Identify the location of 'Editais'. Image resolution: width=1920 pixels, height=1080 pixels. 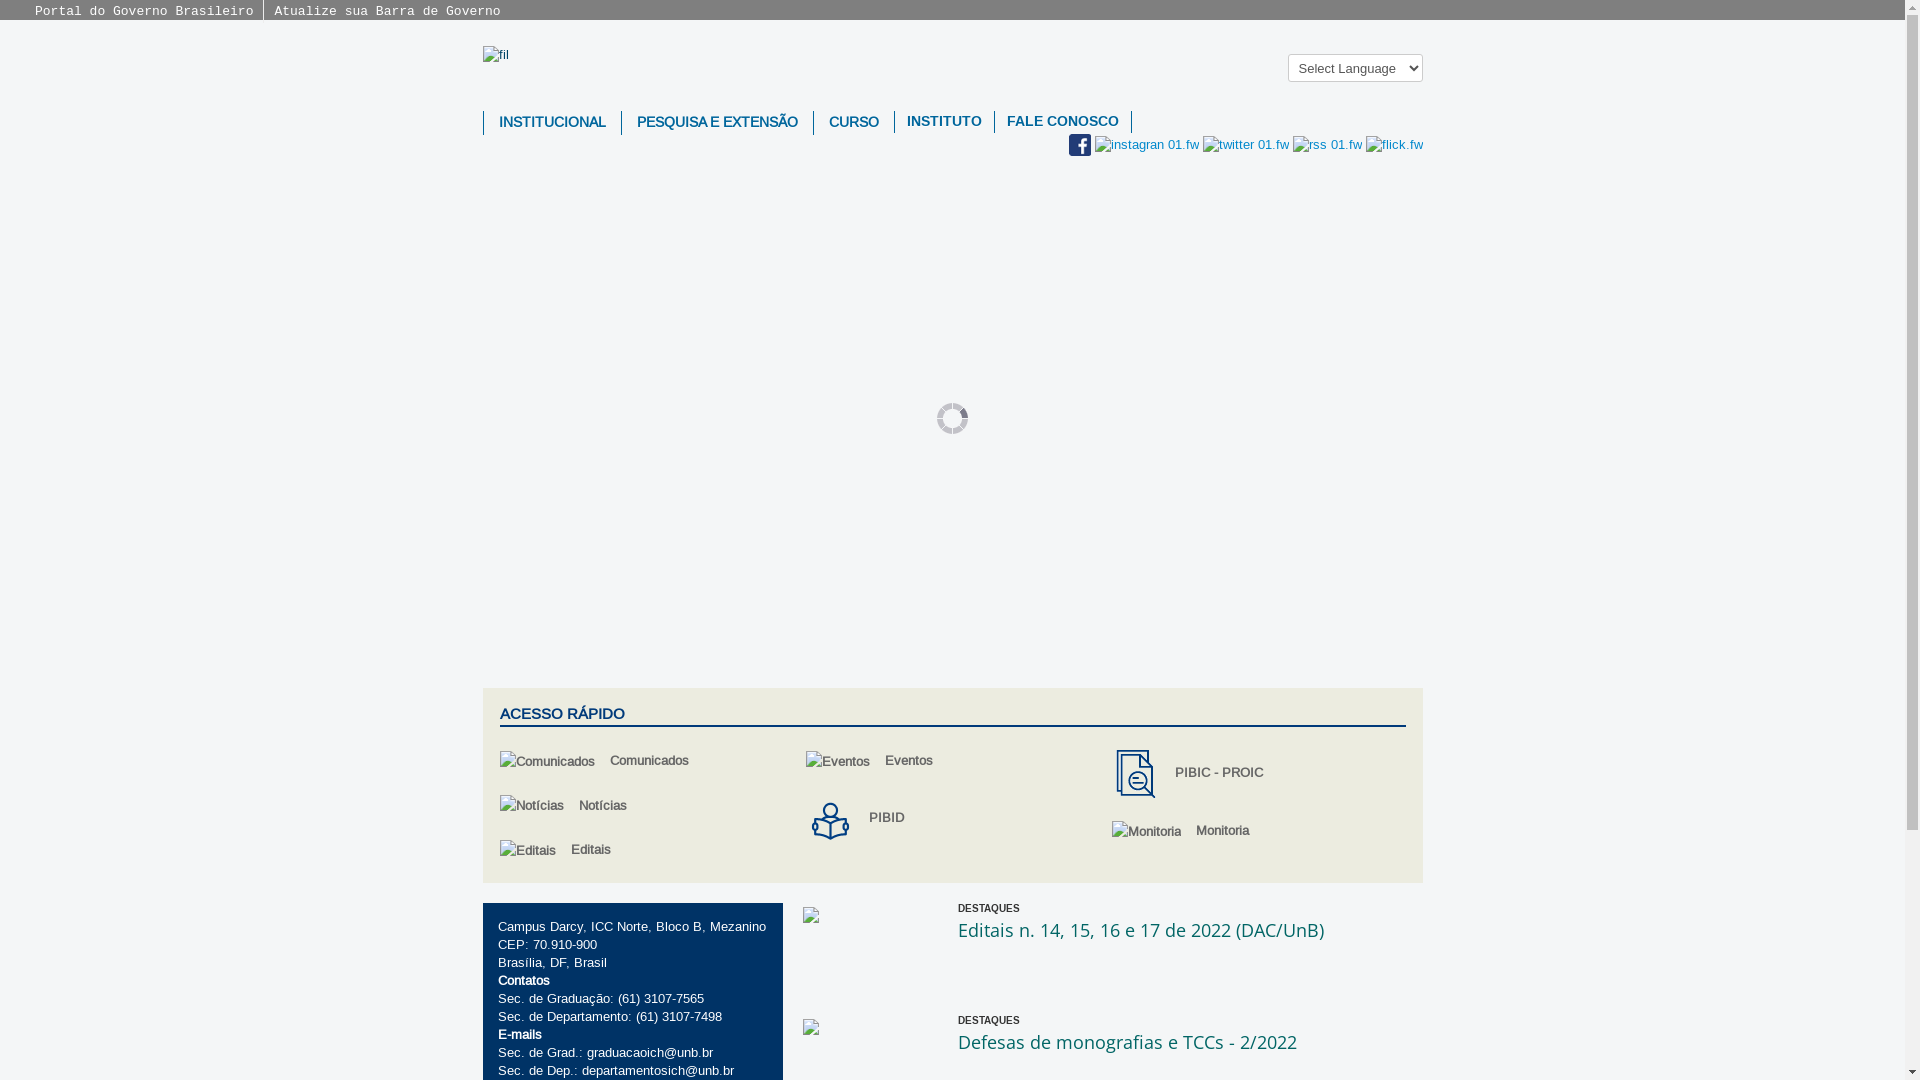
(499, 850).